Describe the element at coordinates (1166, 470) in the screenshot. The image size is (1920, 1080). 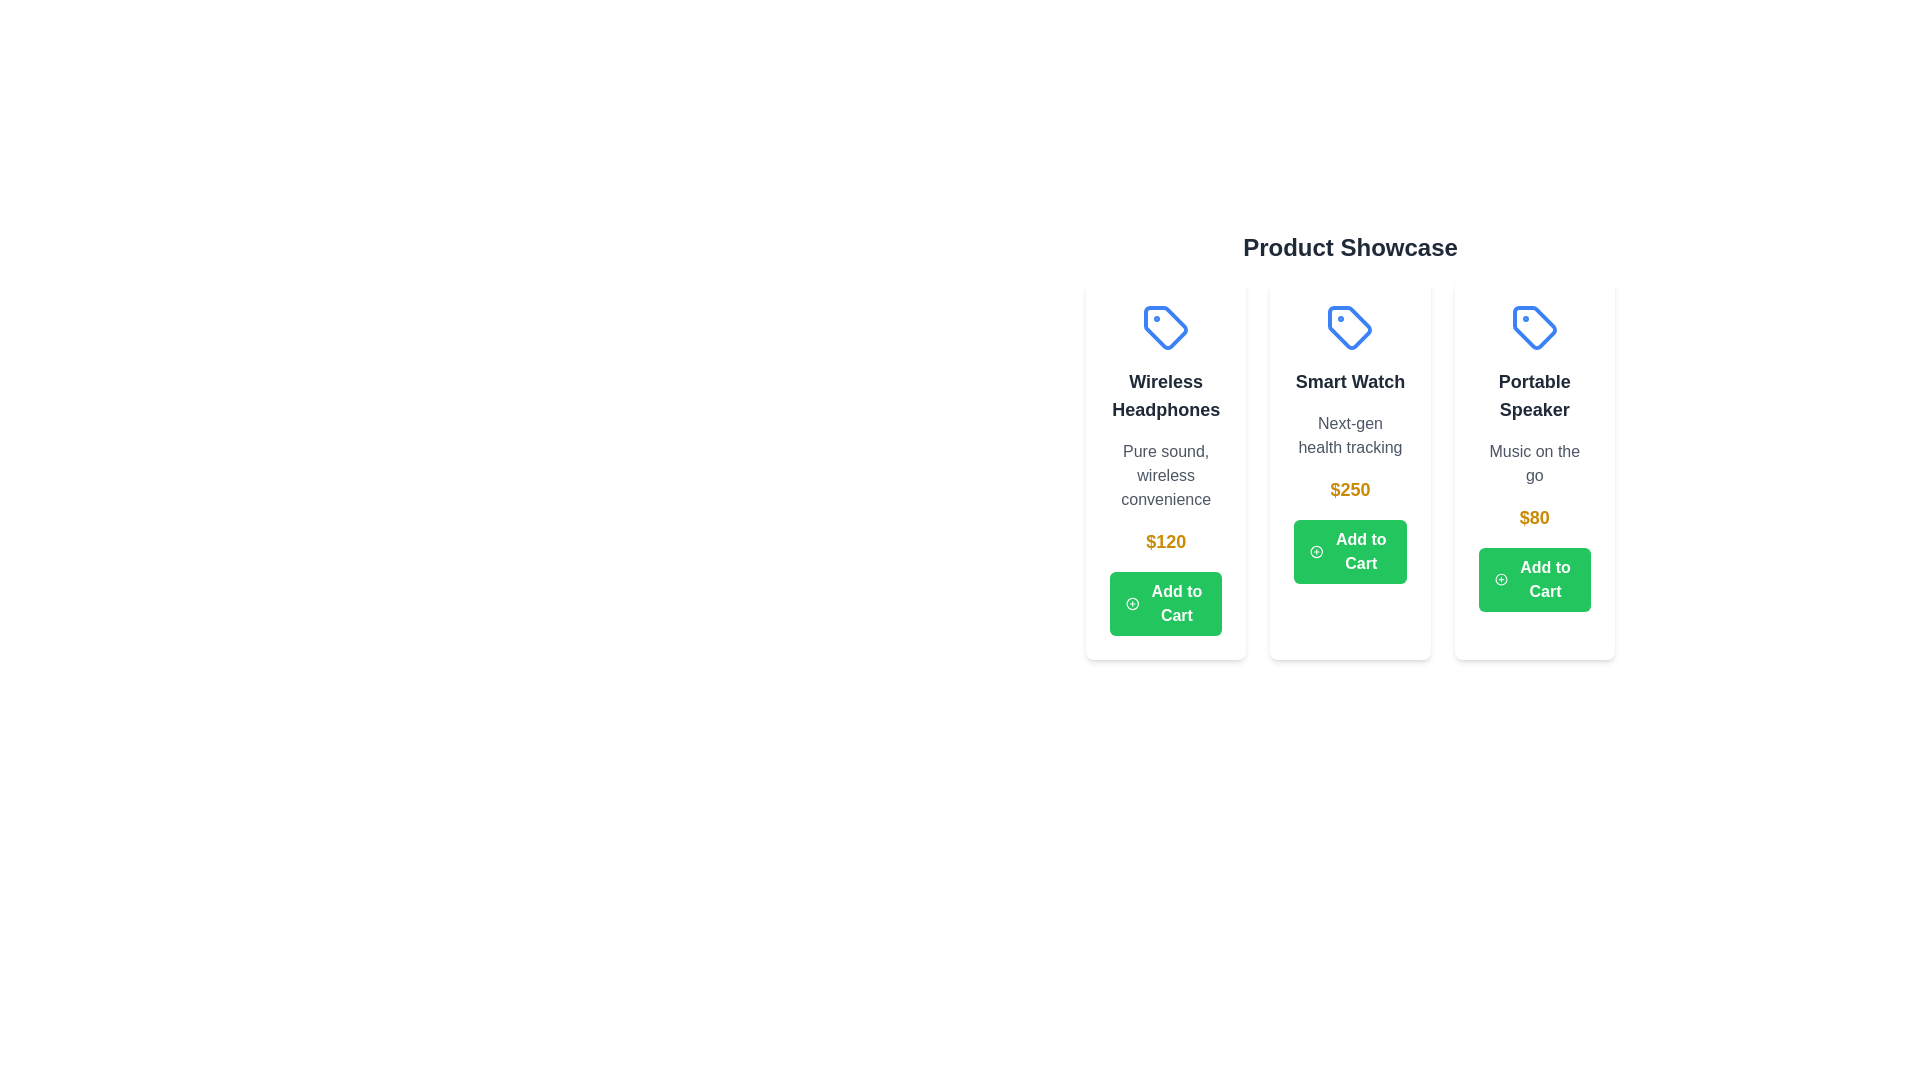
I see `the product card for Wireless Headphones` at that location.